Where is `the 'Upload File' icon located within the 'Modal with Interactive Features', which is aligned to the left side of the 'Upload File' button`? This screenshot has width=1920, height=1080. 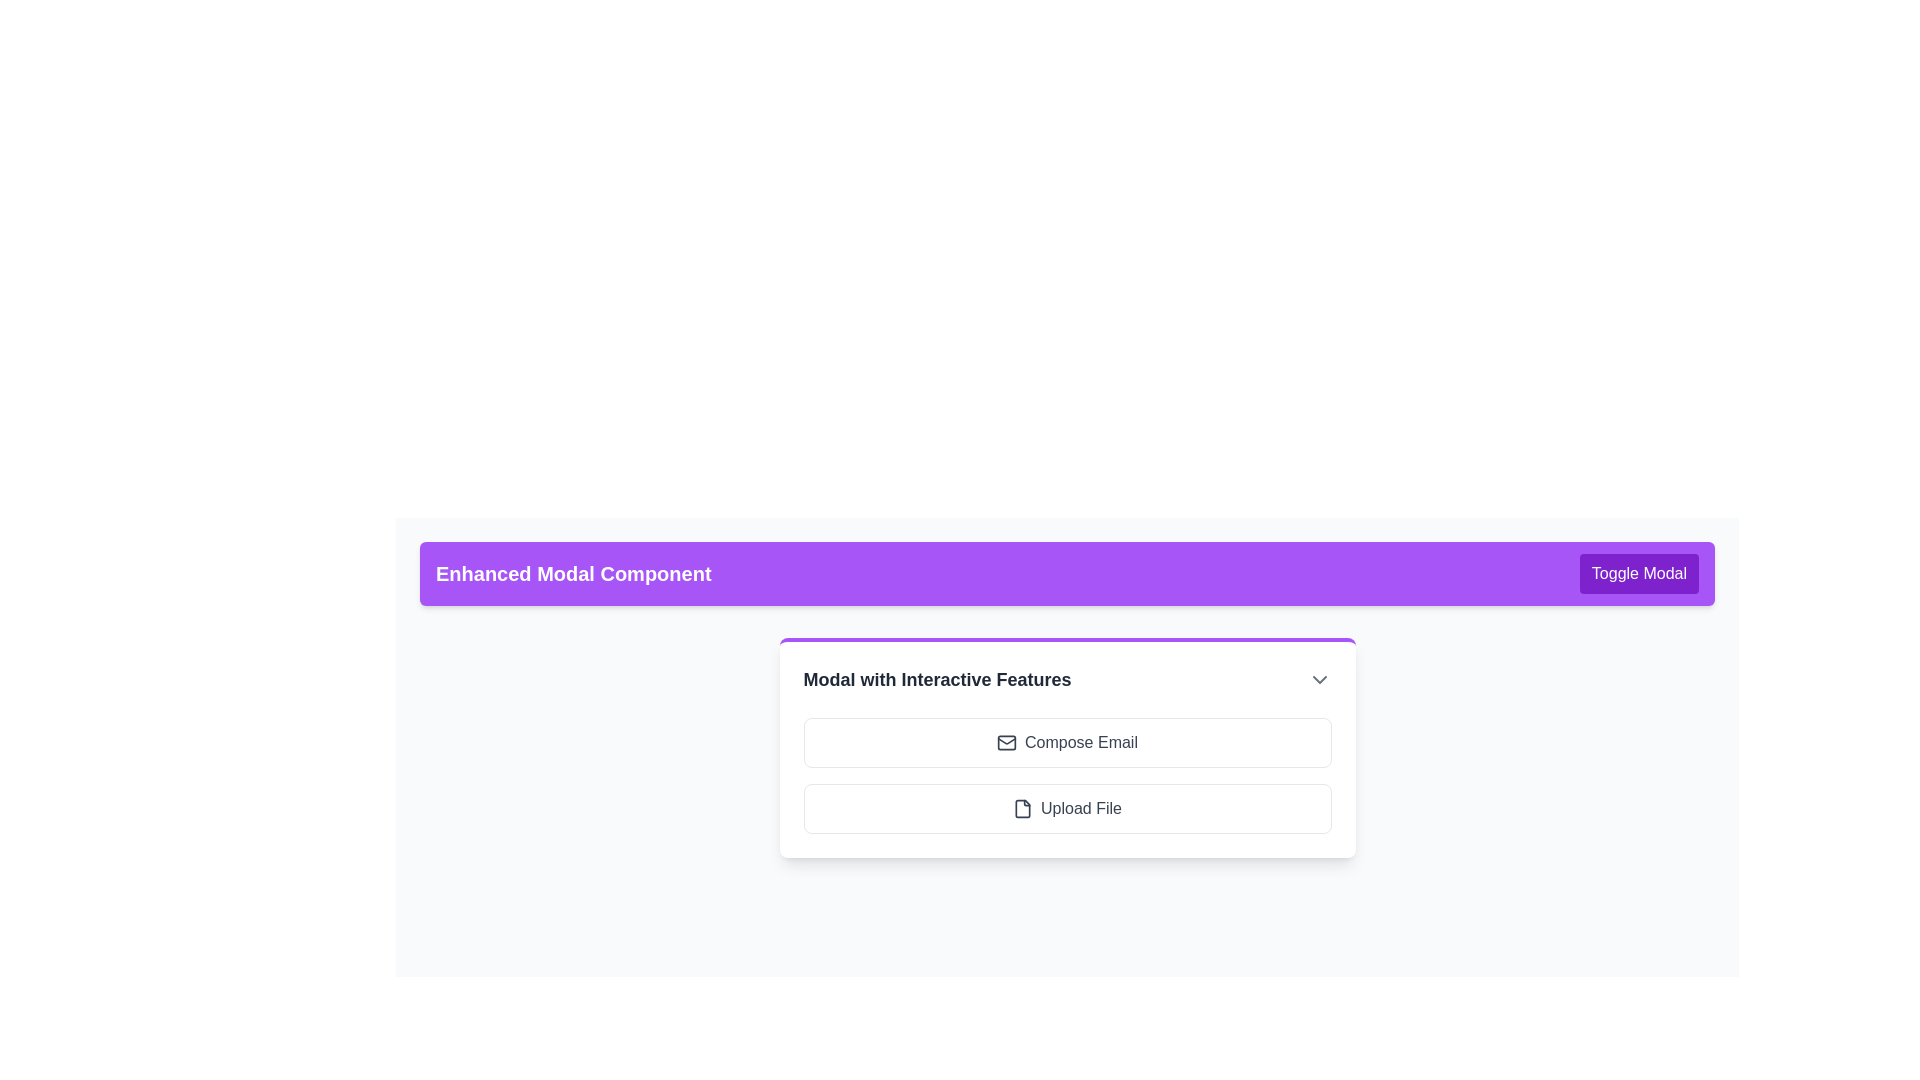 the 'Upload File' icon located within the 'Modal with Interactive Features', which is aligned to the left side of the 'Upload File' button is located at coordinates (1022, 808).